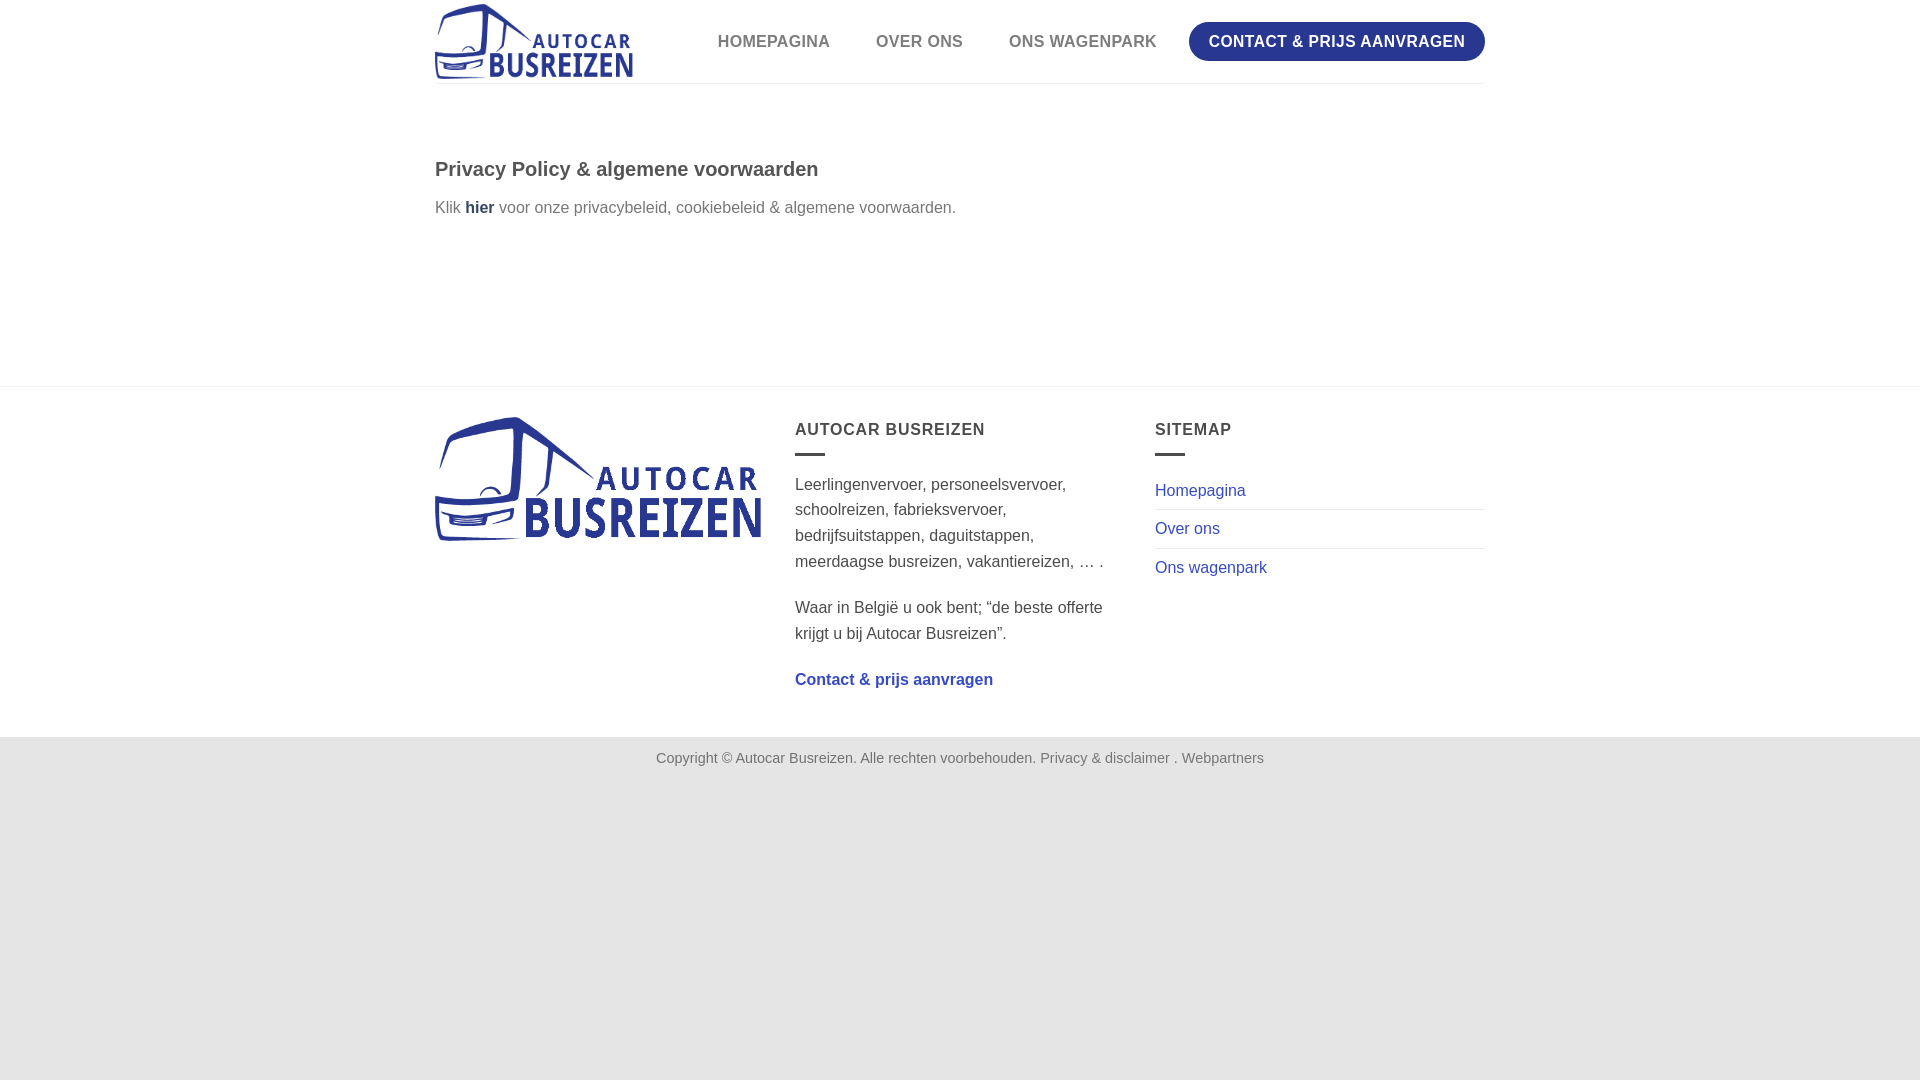  Describe the element at coordinates (1222, 758) in the screenshot. I see `'Webpartners'` at that location.